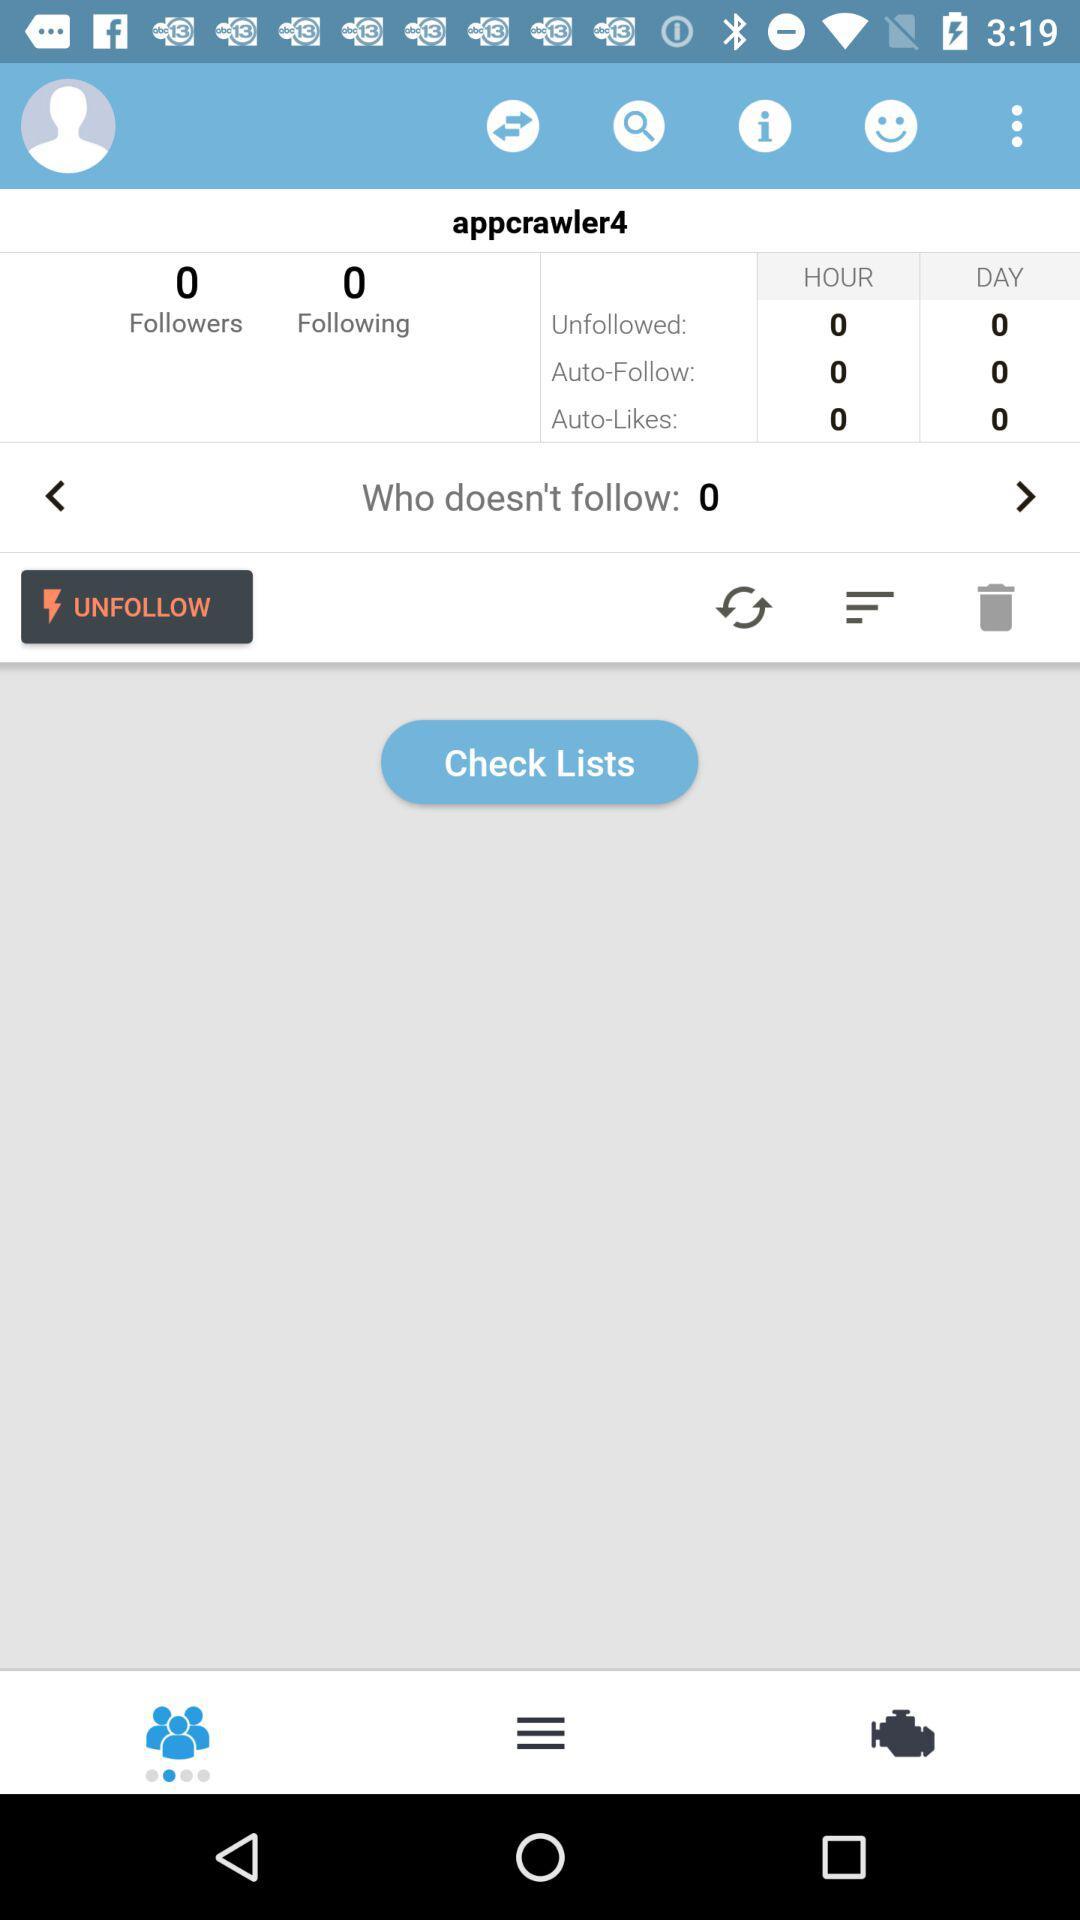  I want to click on unfollow icon, so click(135, 605).